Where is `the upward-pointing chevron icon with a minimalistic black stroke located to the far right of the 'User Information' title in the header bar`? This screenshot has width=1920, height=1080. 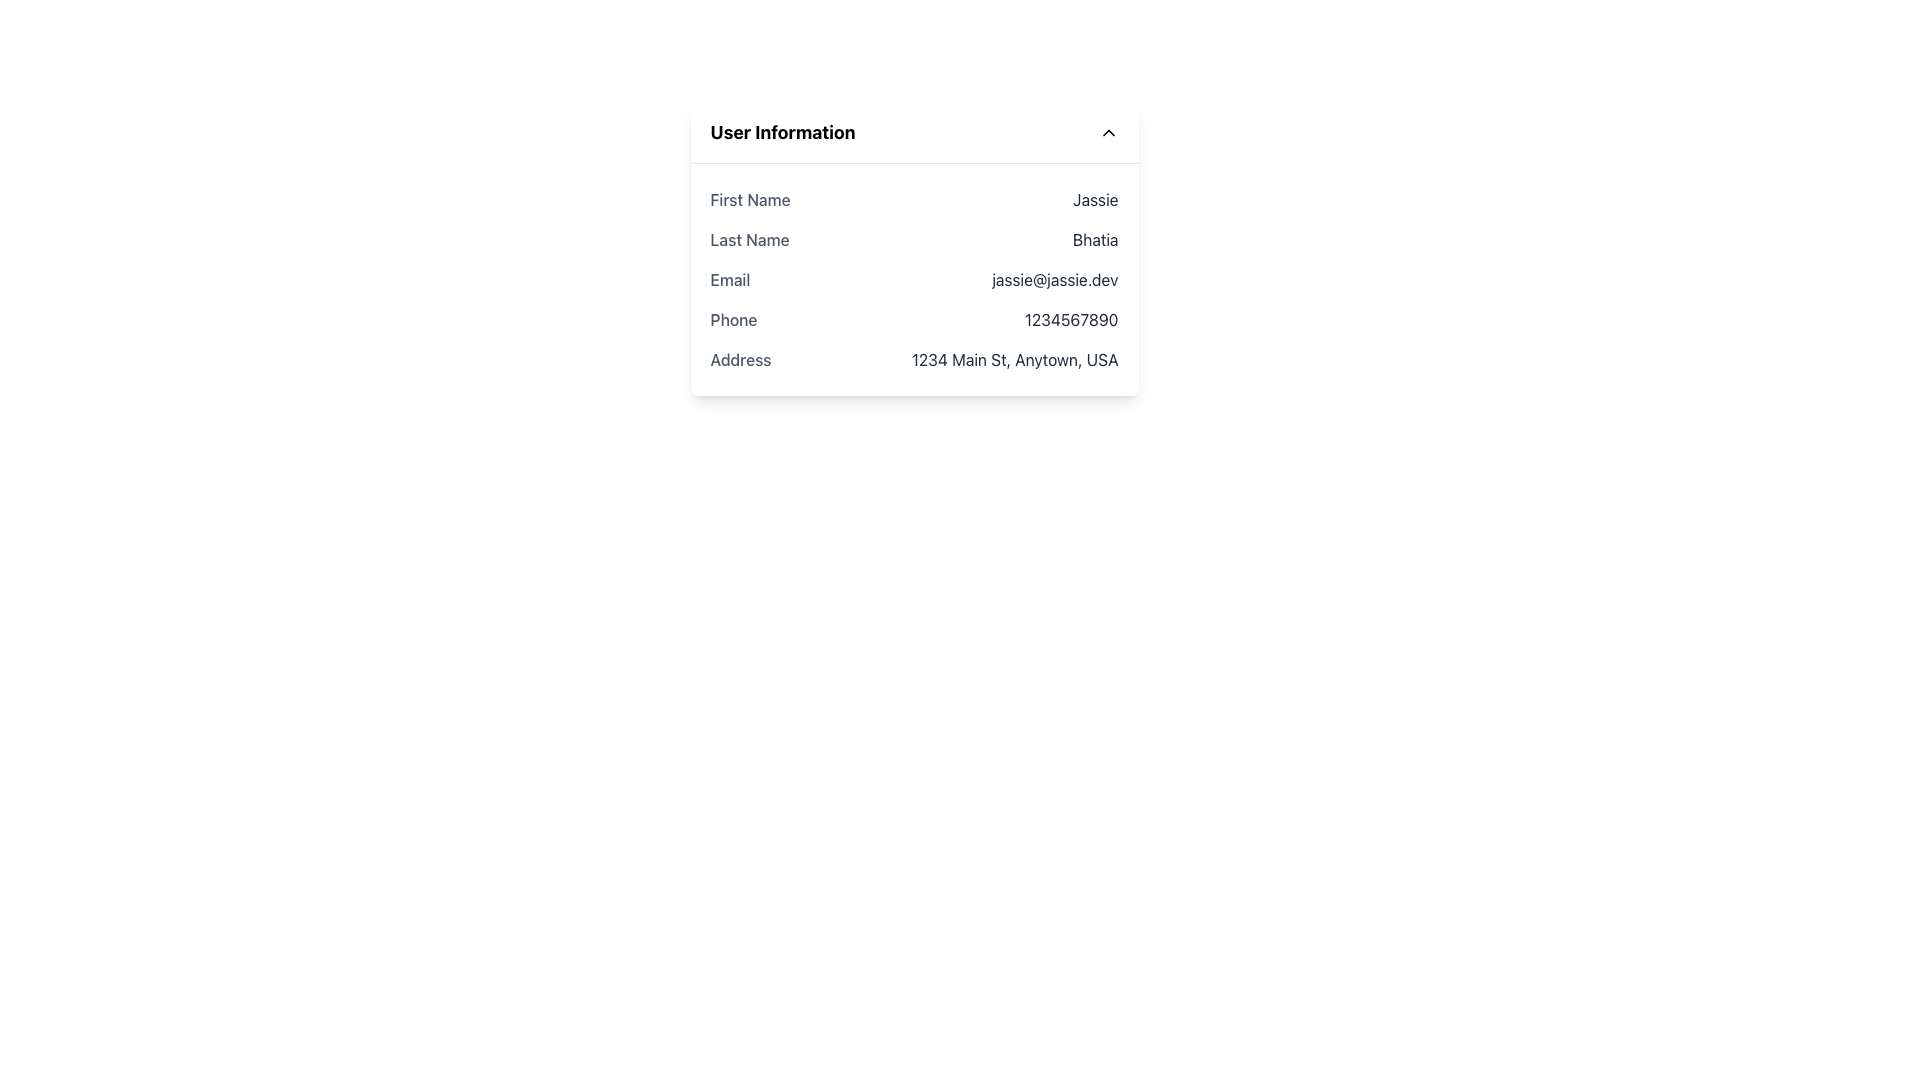
the upward-pointing chevron icon with a minimalistic black stroke located to the far right of the 'User Information' title in the header bar is located at coordinates (1107, 132).